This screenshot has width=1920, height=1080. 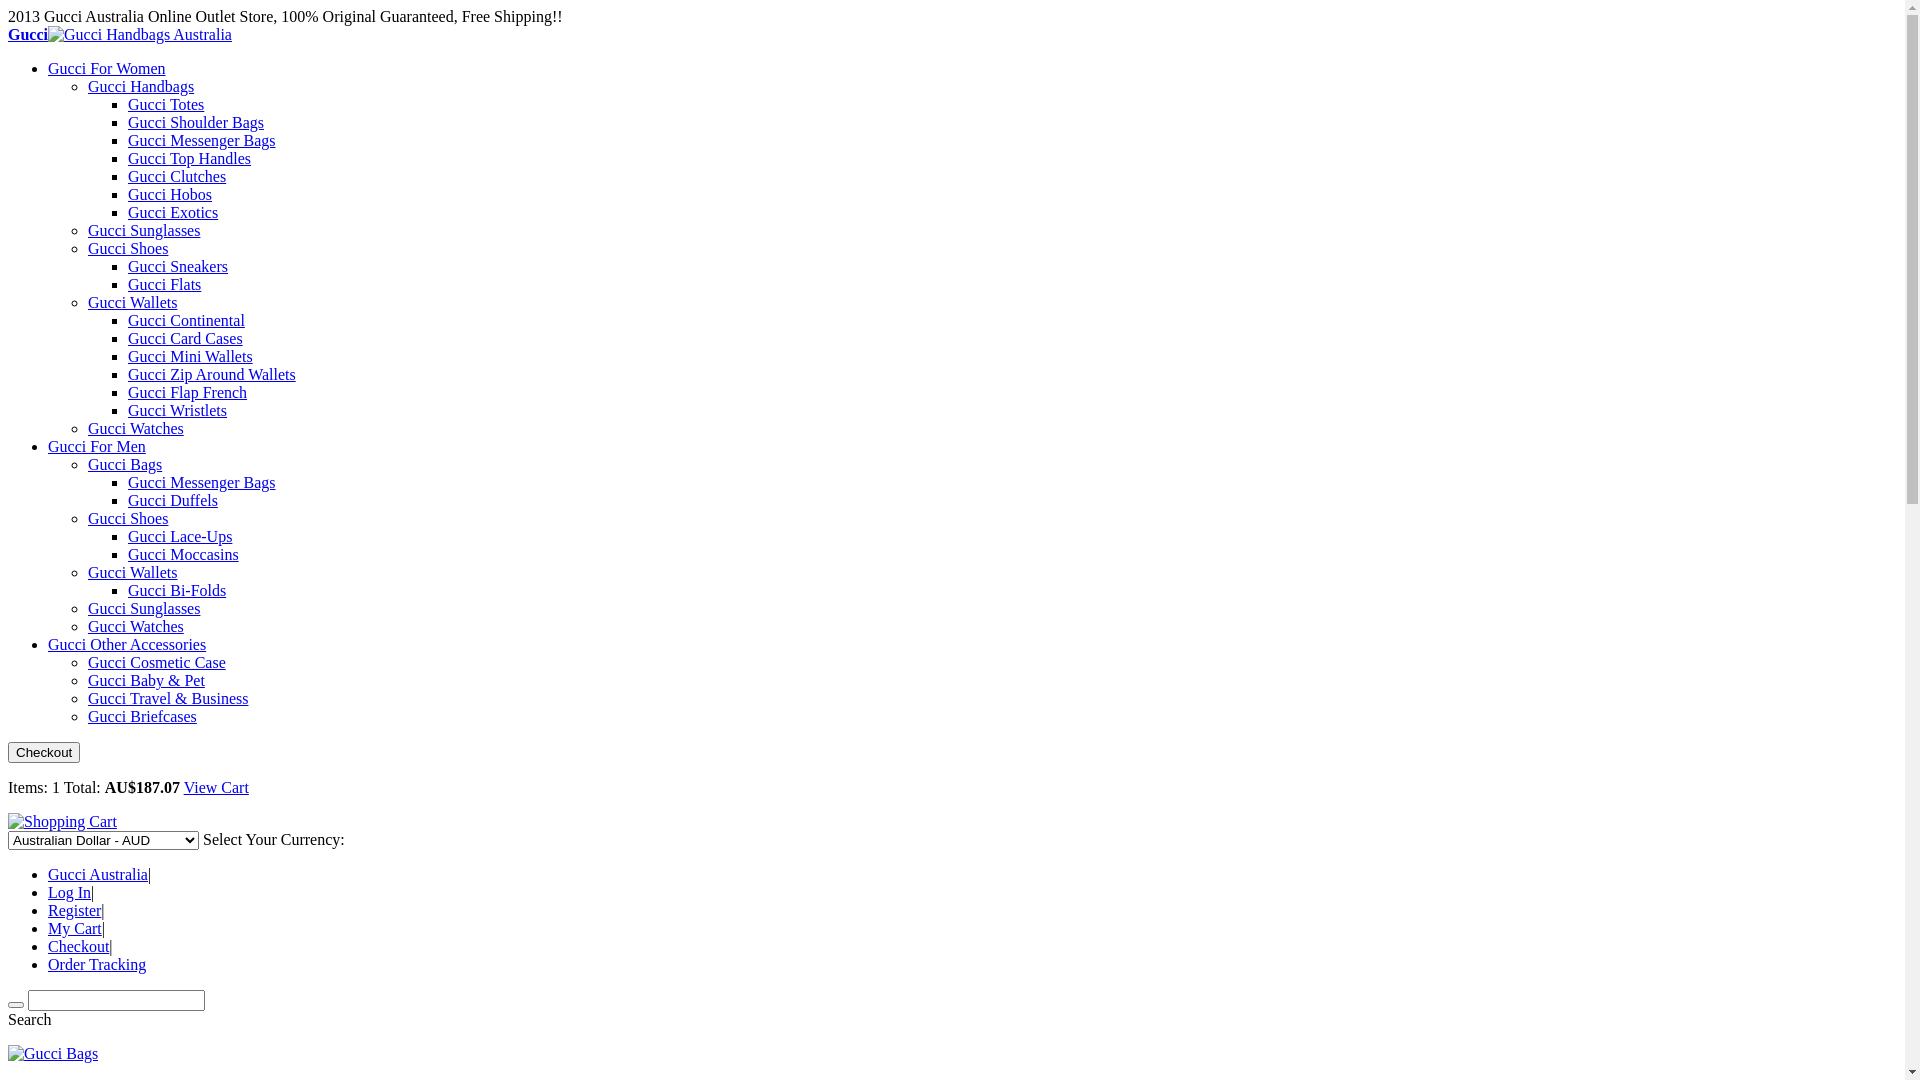 What do you see at coordinates (134, 625) in the screenshot?
I see `'Gucci Watches'` at bounding box center [134, 625].